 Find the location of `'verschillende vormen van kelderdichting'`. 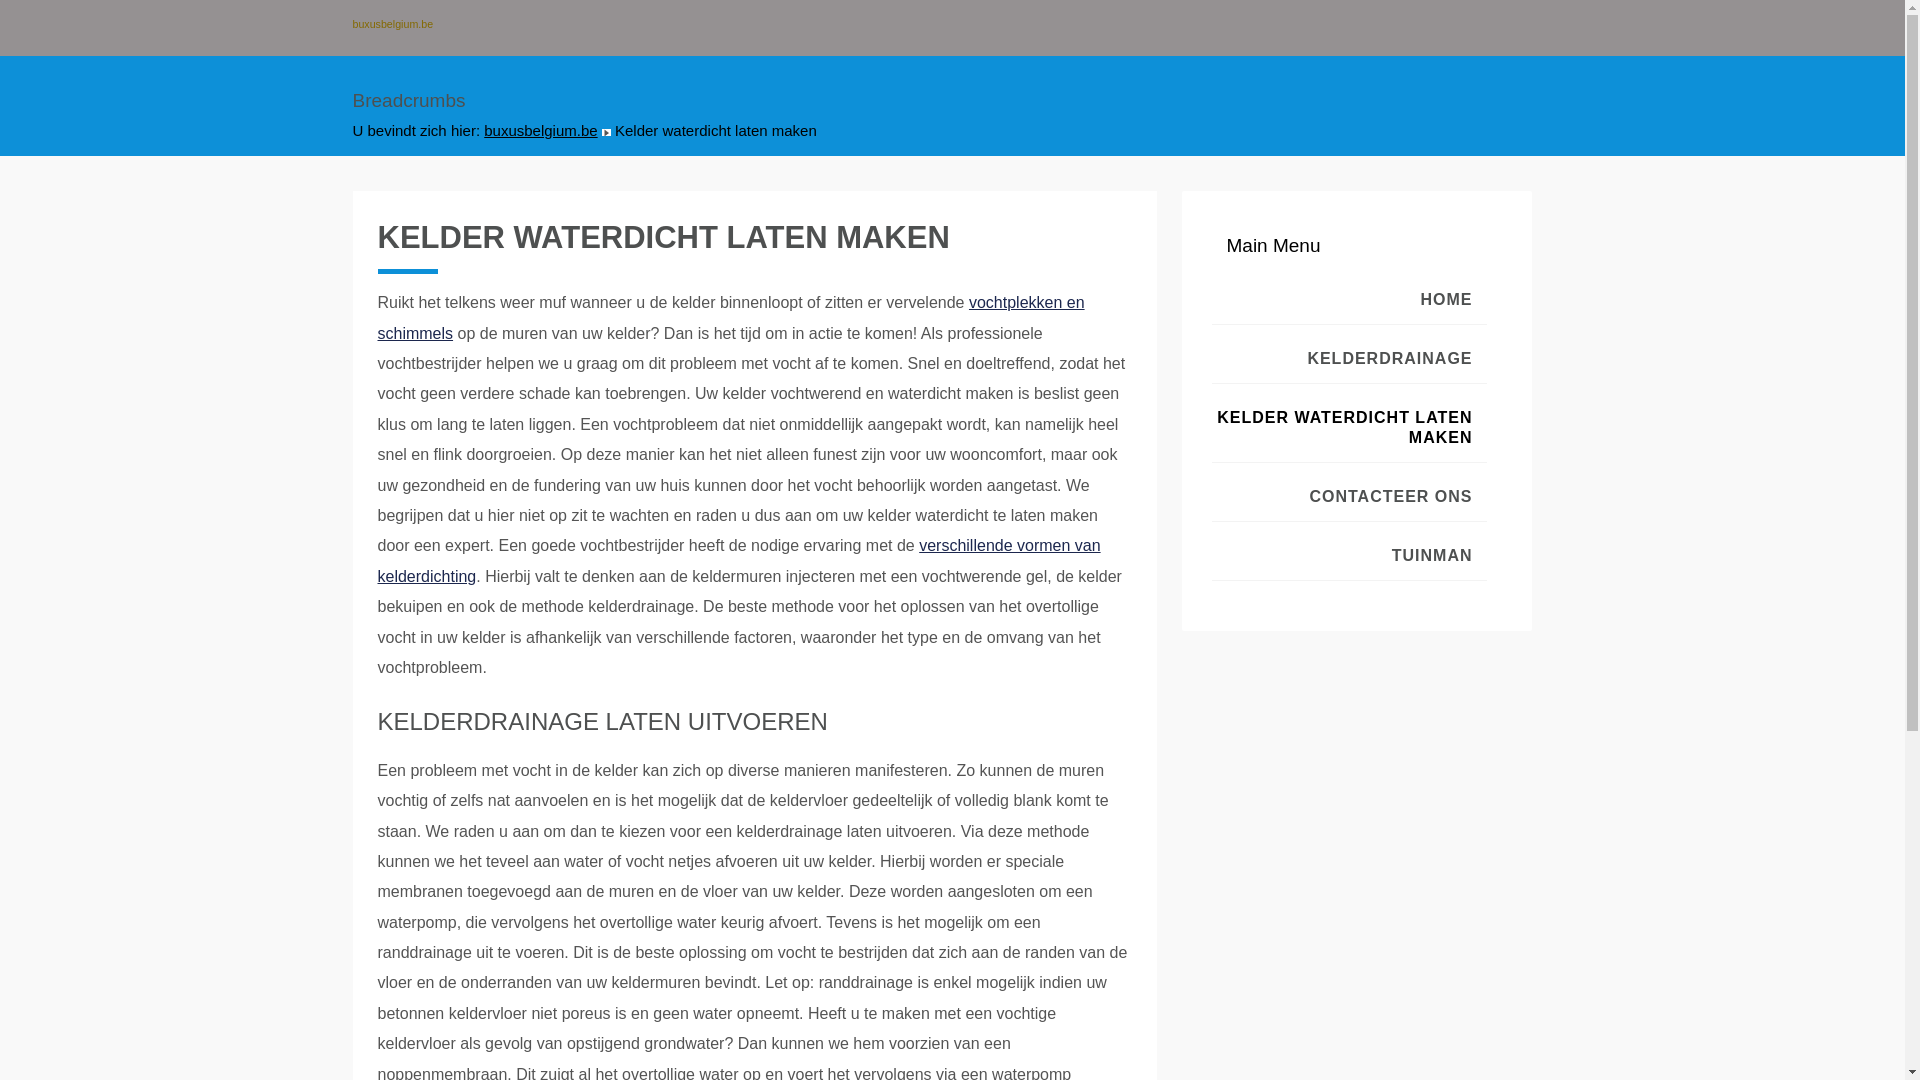

'verschillende vormen van kelderdichting' is located at coordinates (378, 560).